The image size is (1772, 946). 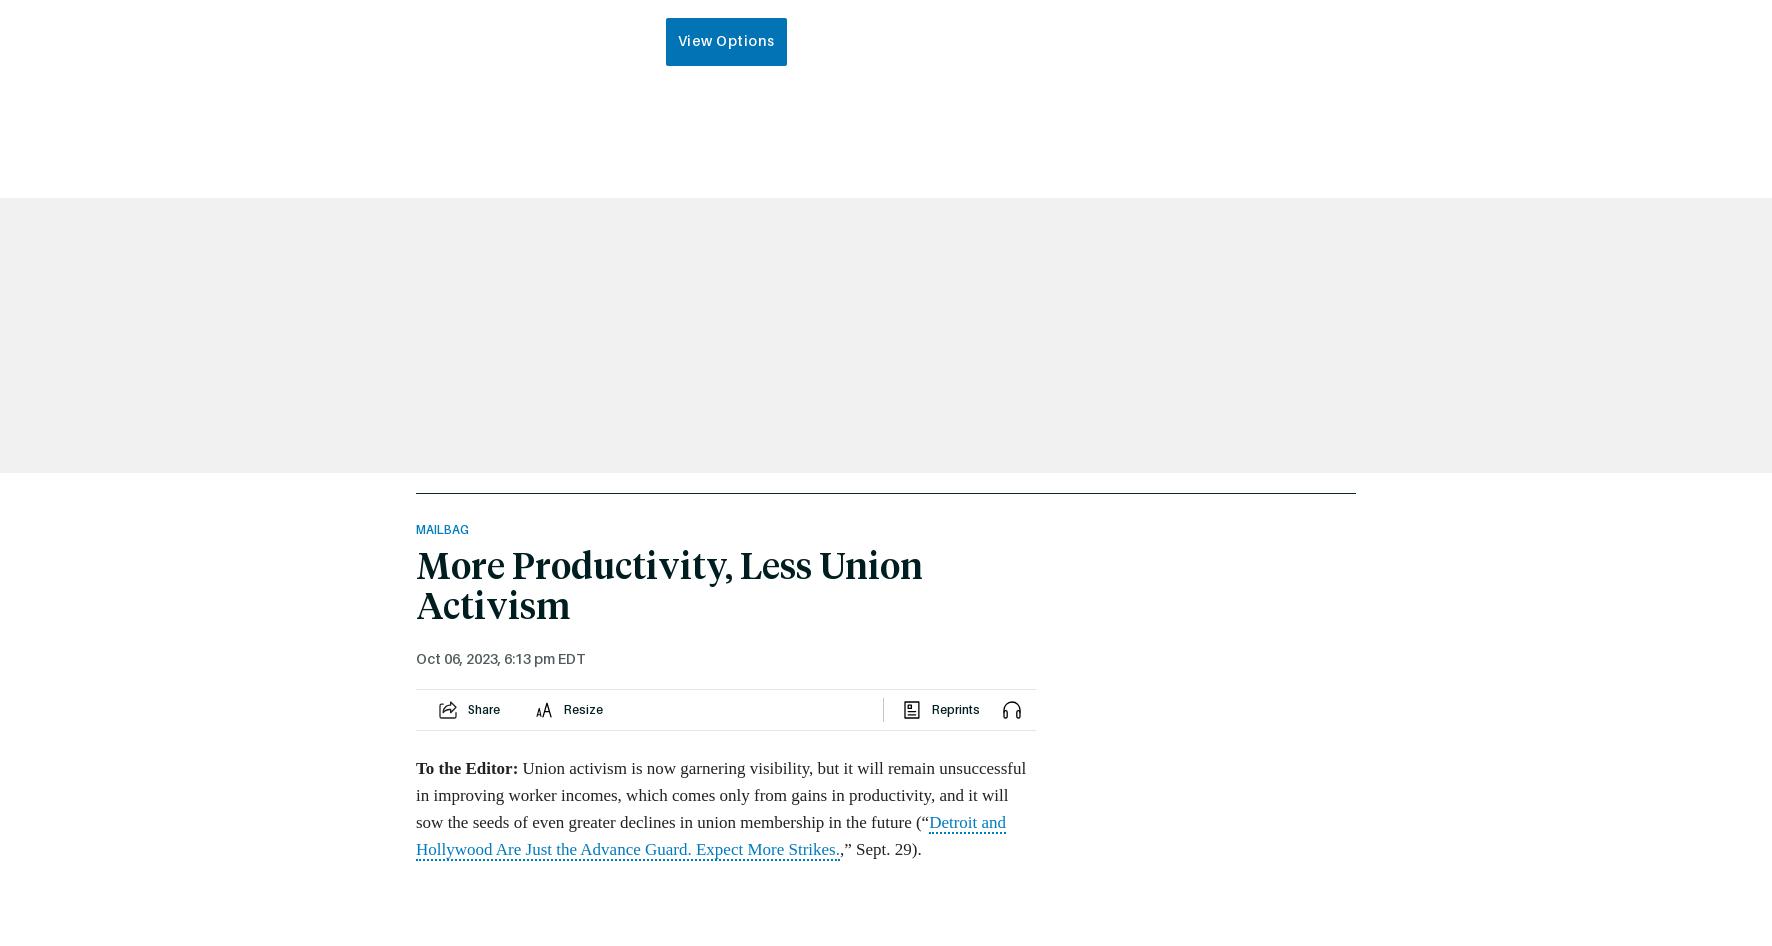 I want to click on 'To the Editor:', so click(x=416, y=766).